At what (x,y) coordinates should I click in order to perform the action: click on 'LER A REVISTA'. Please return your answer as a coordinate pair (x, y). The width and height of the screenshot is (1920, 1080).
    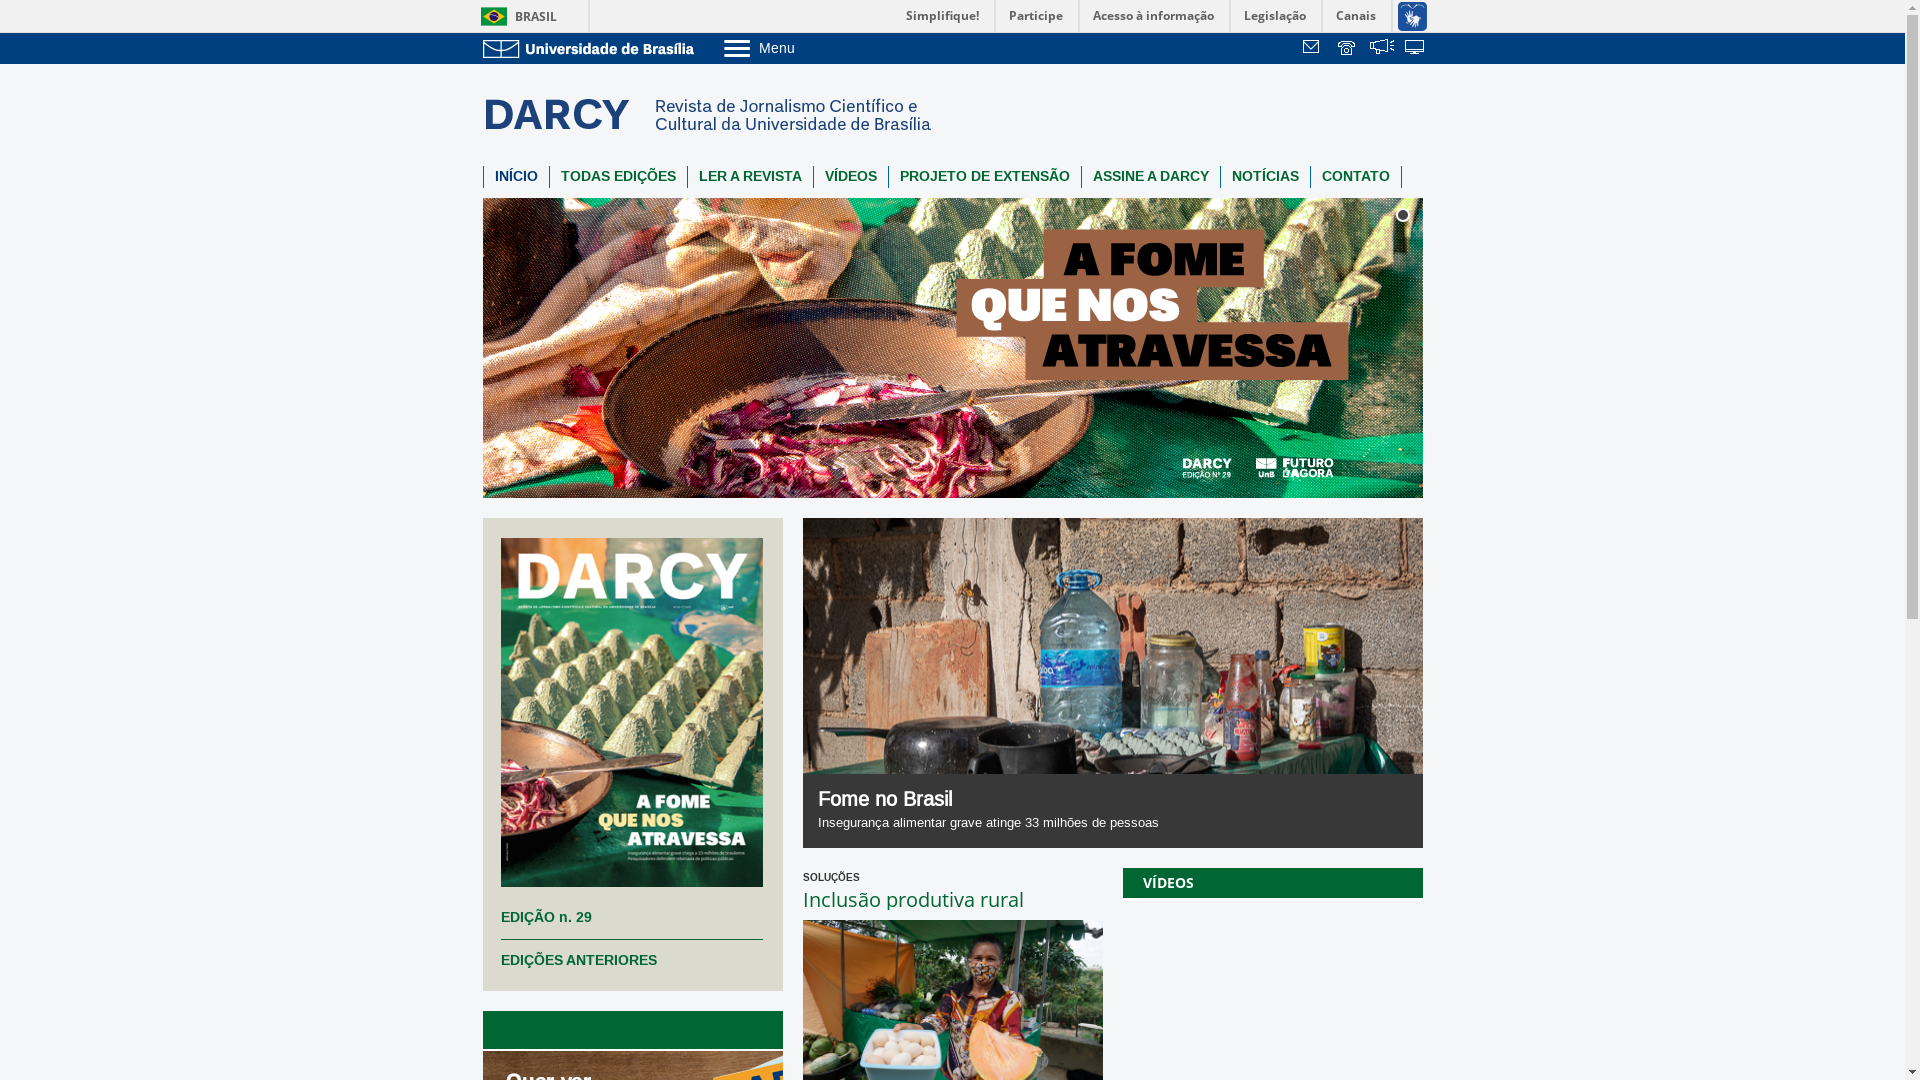
    Looking at the image, I should click on (687, 176).